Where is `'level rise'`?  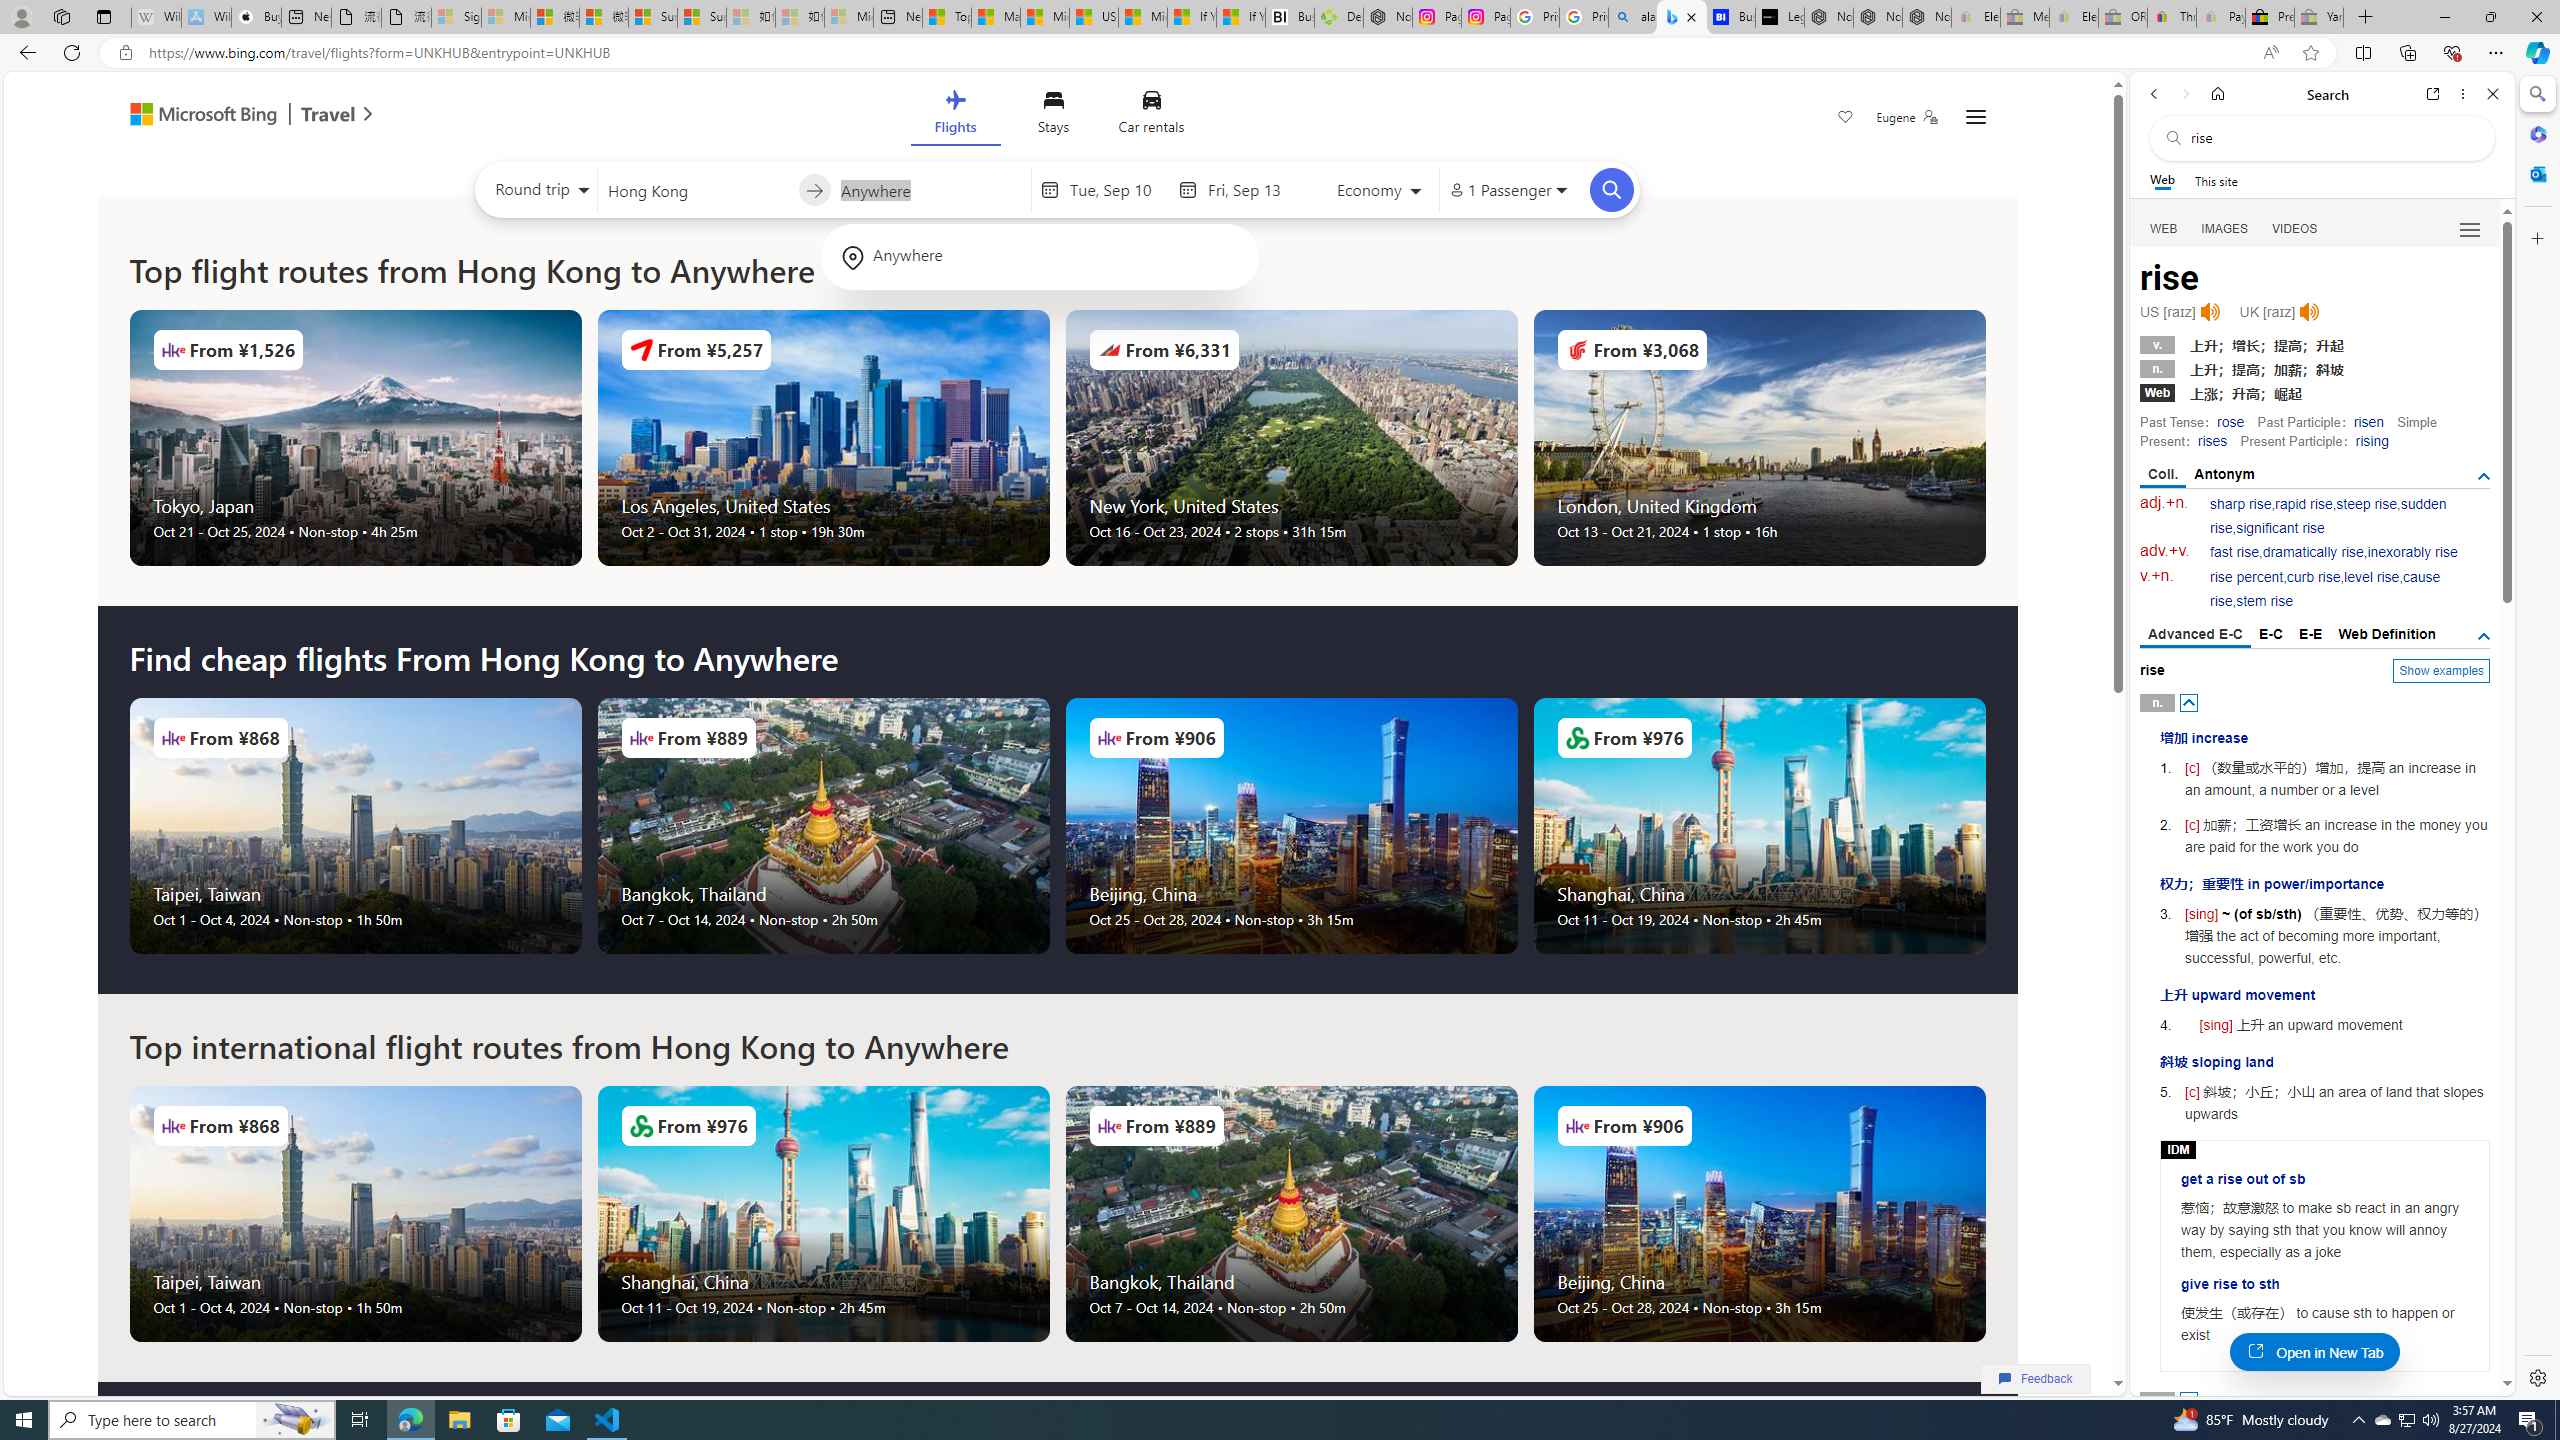
'level rise' is located at coordinates (2372, 577).